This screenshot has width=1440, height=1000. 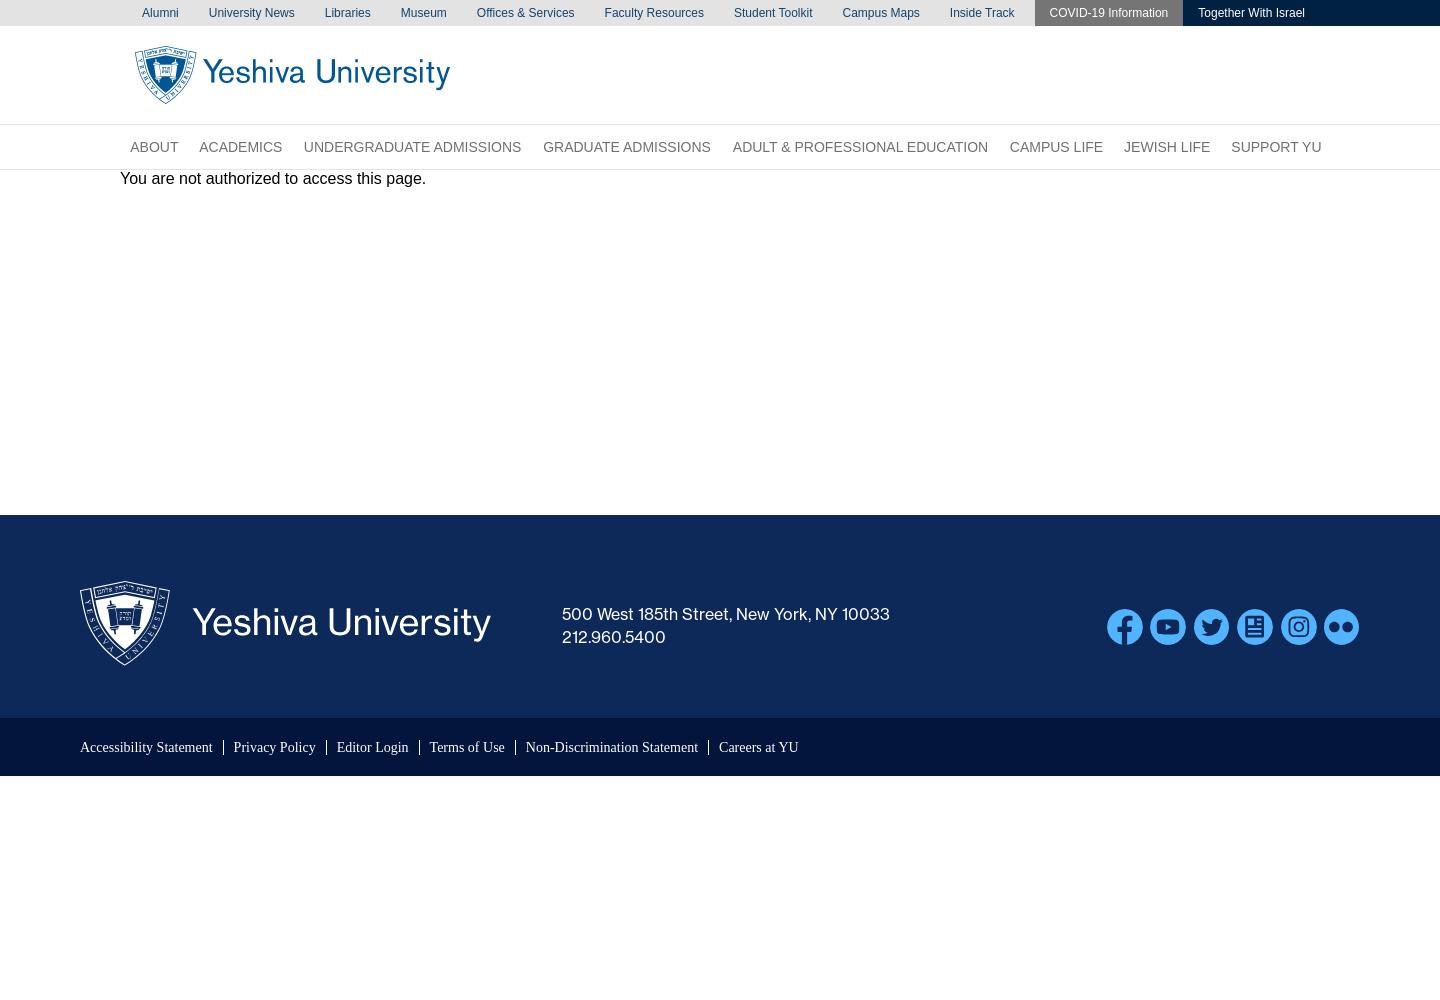 I want to click on 'Accessibility Statement', so click(x=145, y=746).